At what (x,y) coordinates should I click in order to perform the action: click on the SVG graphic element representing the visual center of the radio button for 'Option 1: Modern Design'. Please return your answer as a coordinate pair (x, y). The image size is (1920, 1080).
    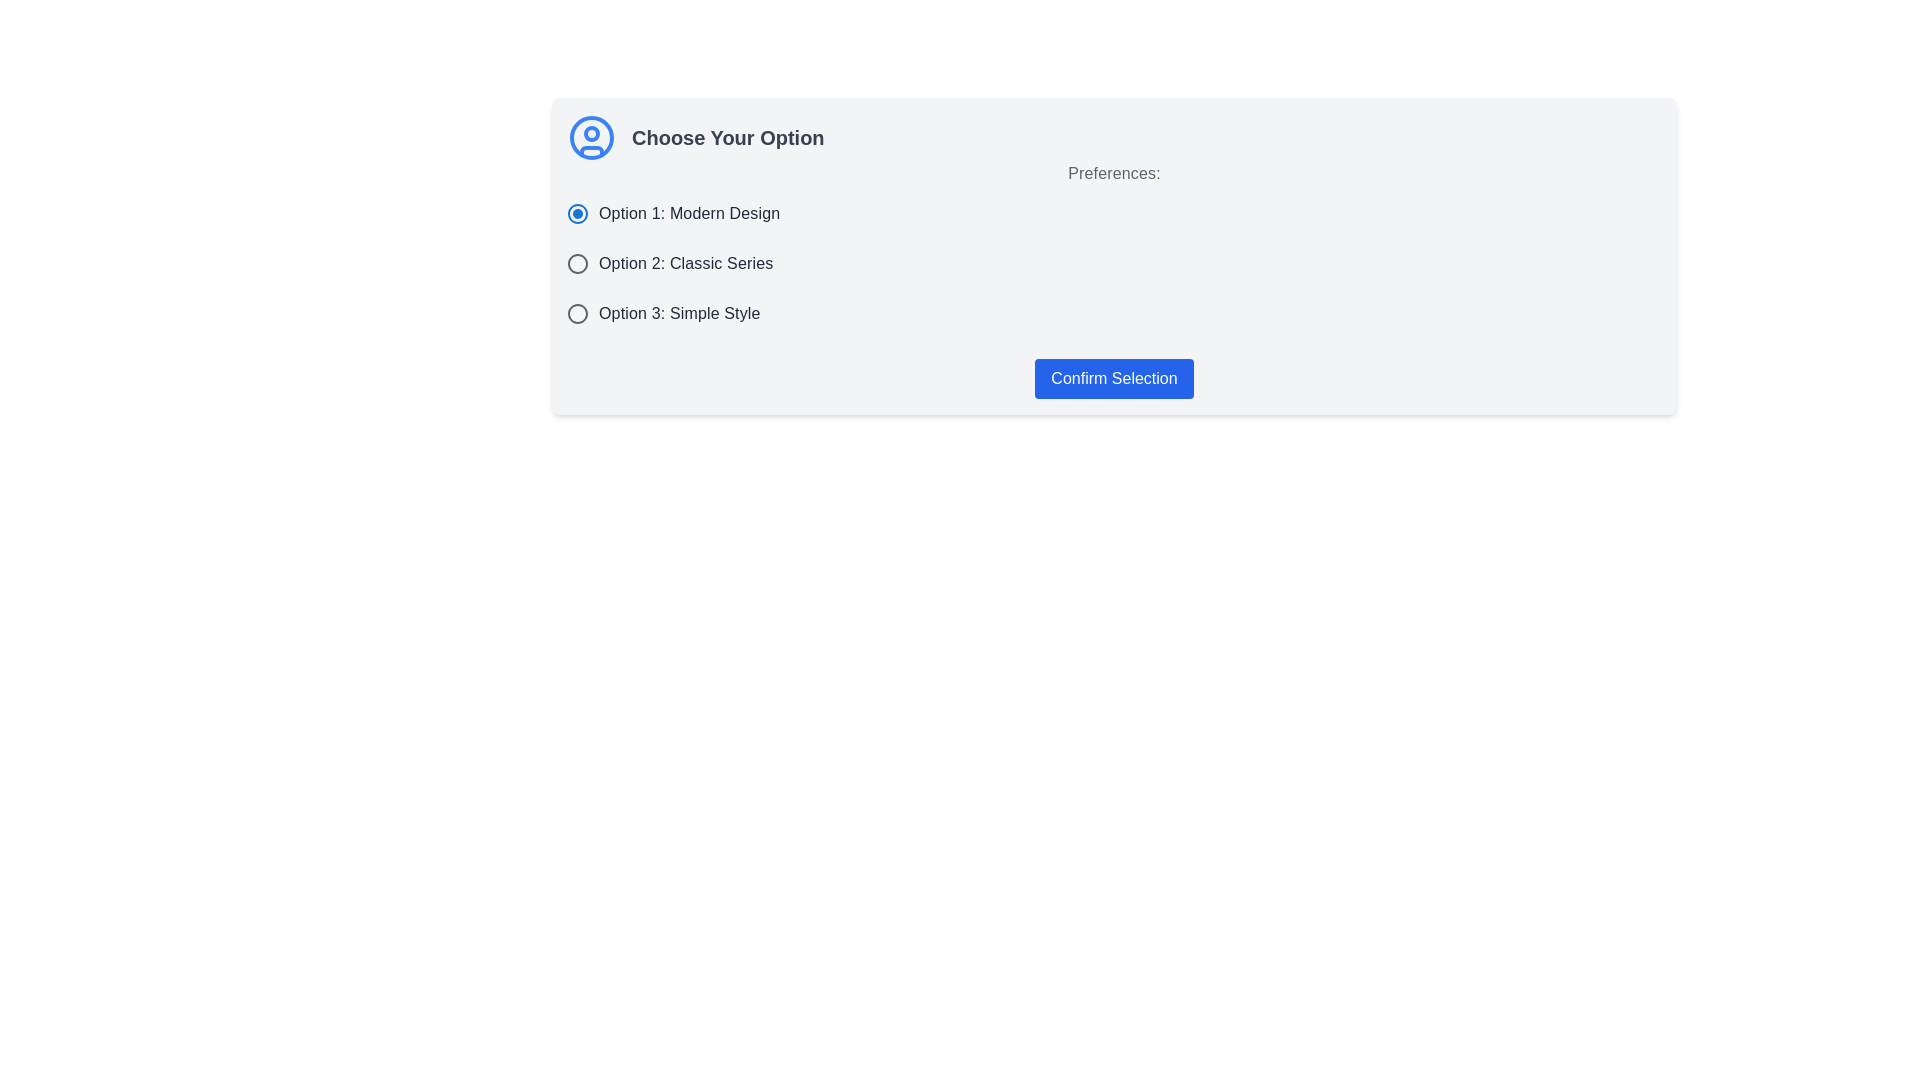
    Looking at the image, I should click on (576, 213).